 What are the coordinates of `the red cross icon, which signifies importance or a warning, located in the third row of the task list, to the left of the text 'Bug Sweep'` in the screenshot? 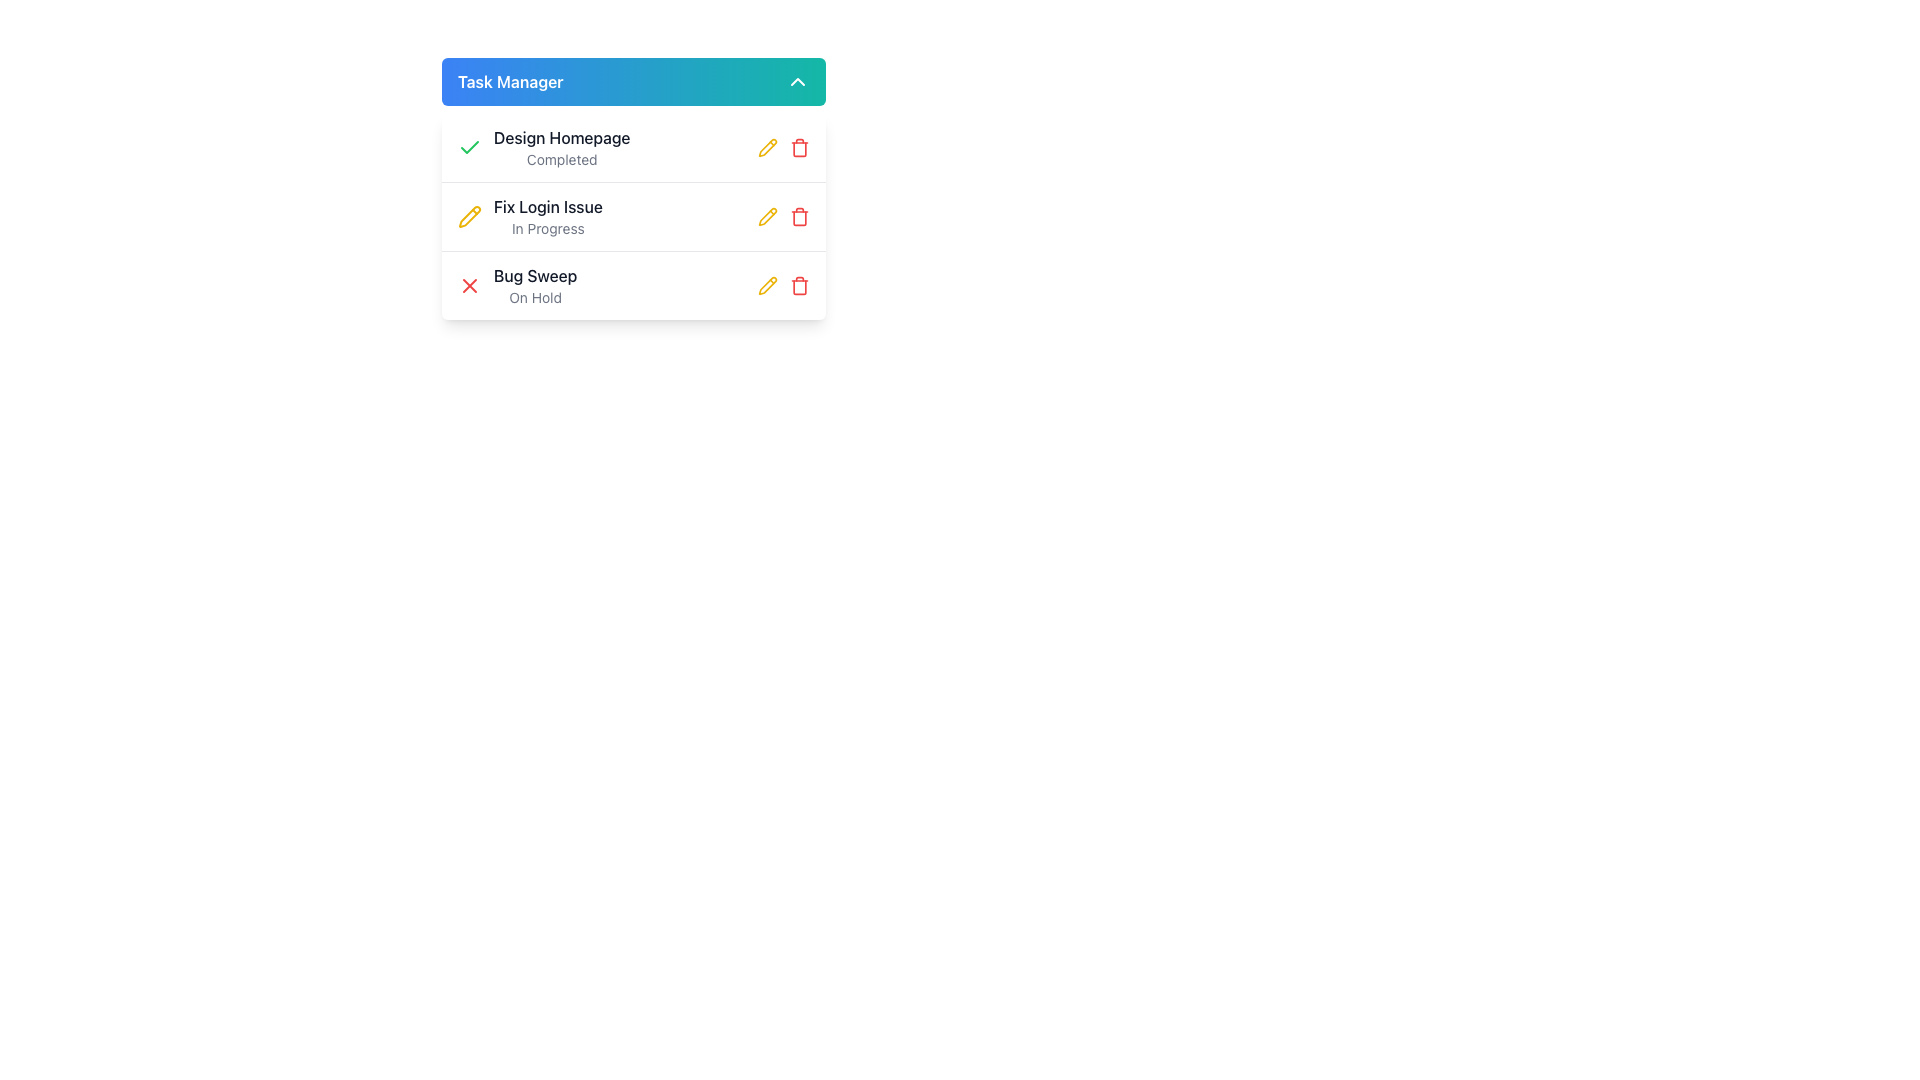 It's located at (469, 285).